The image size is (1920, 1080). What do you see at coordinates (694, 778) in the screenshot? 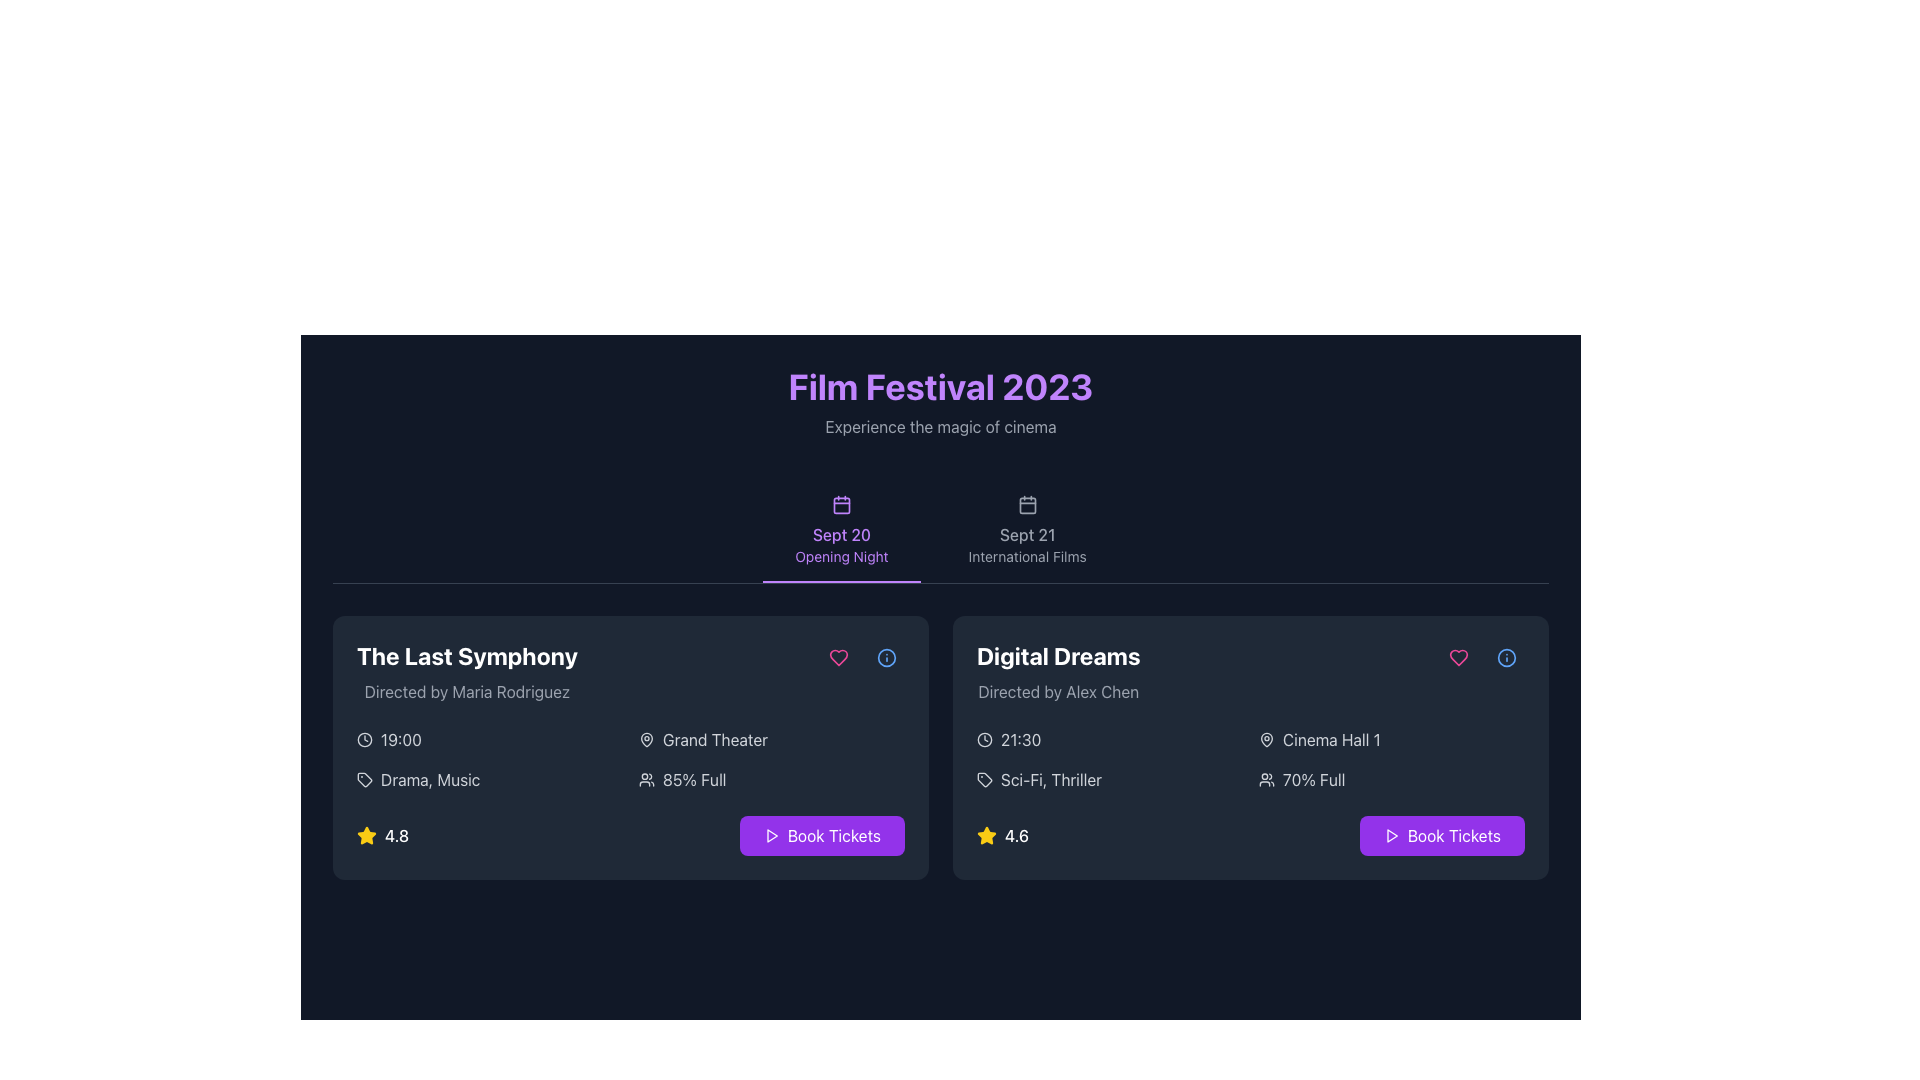
I see `occupancy level label '85% Full' located below the group icon in the left card titled 'The Last Symphony'` at bounding box center [694, 778].